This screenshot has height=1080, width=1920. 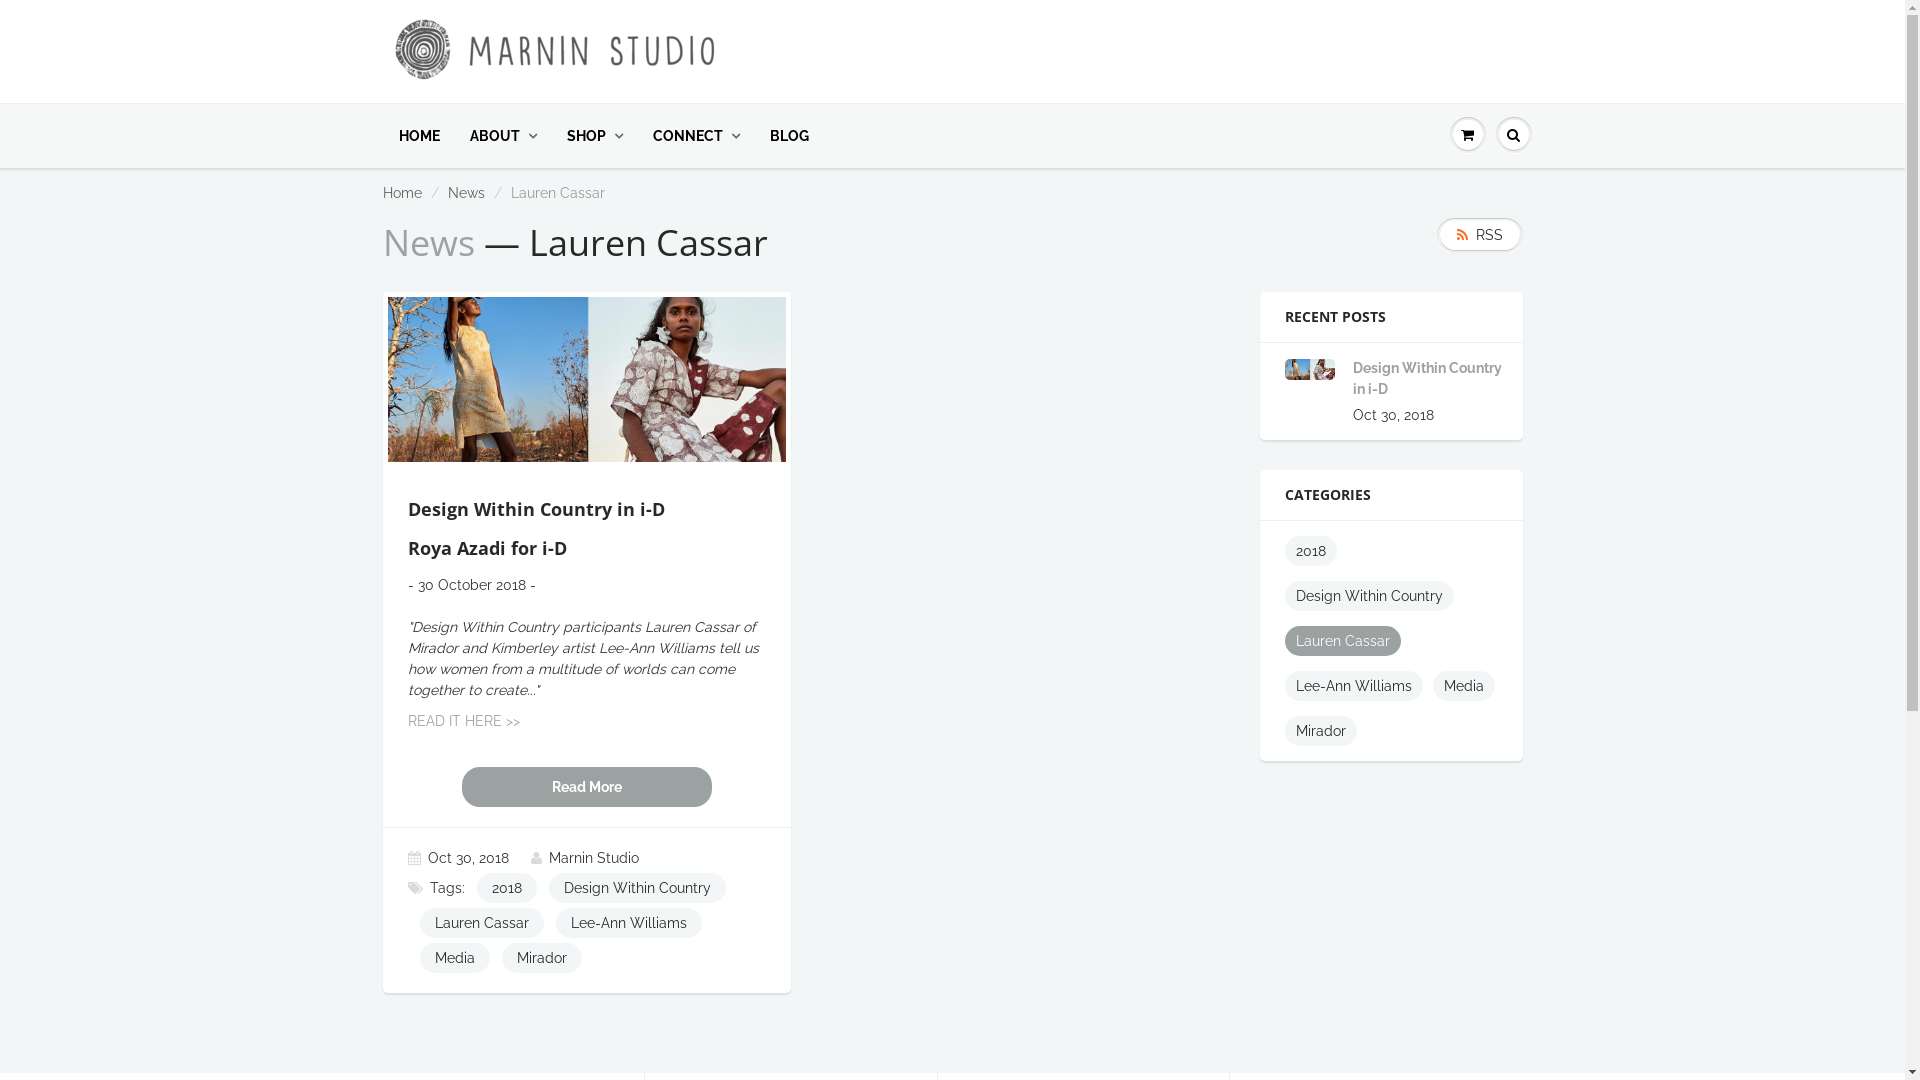 I want to click on 'Design Within Country', so click(x=1368, y=595).